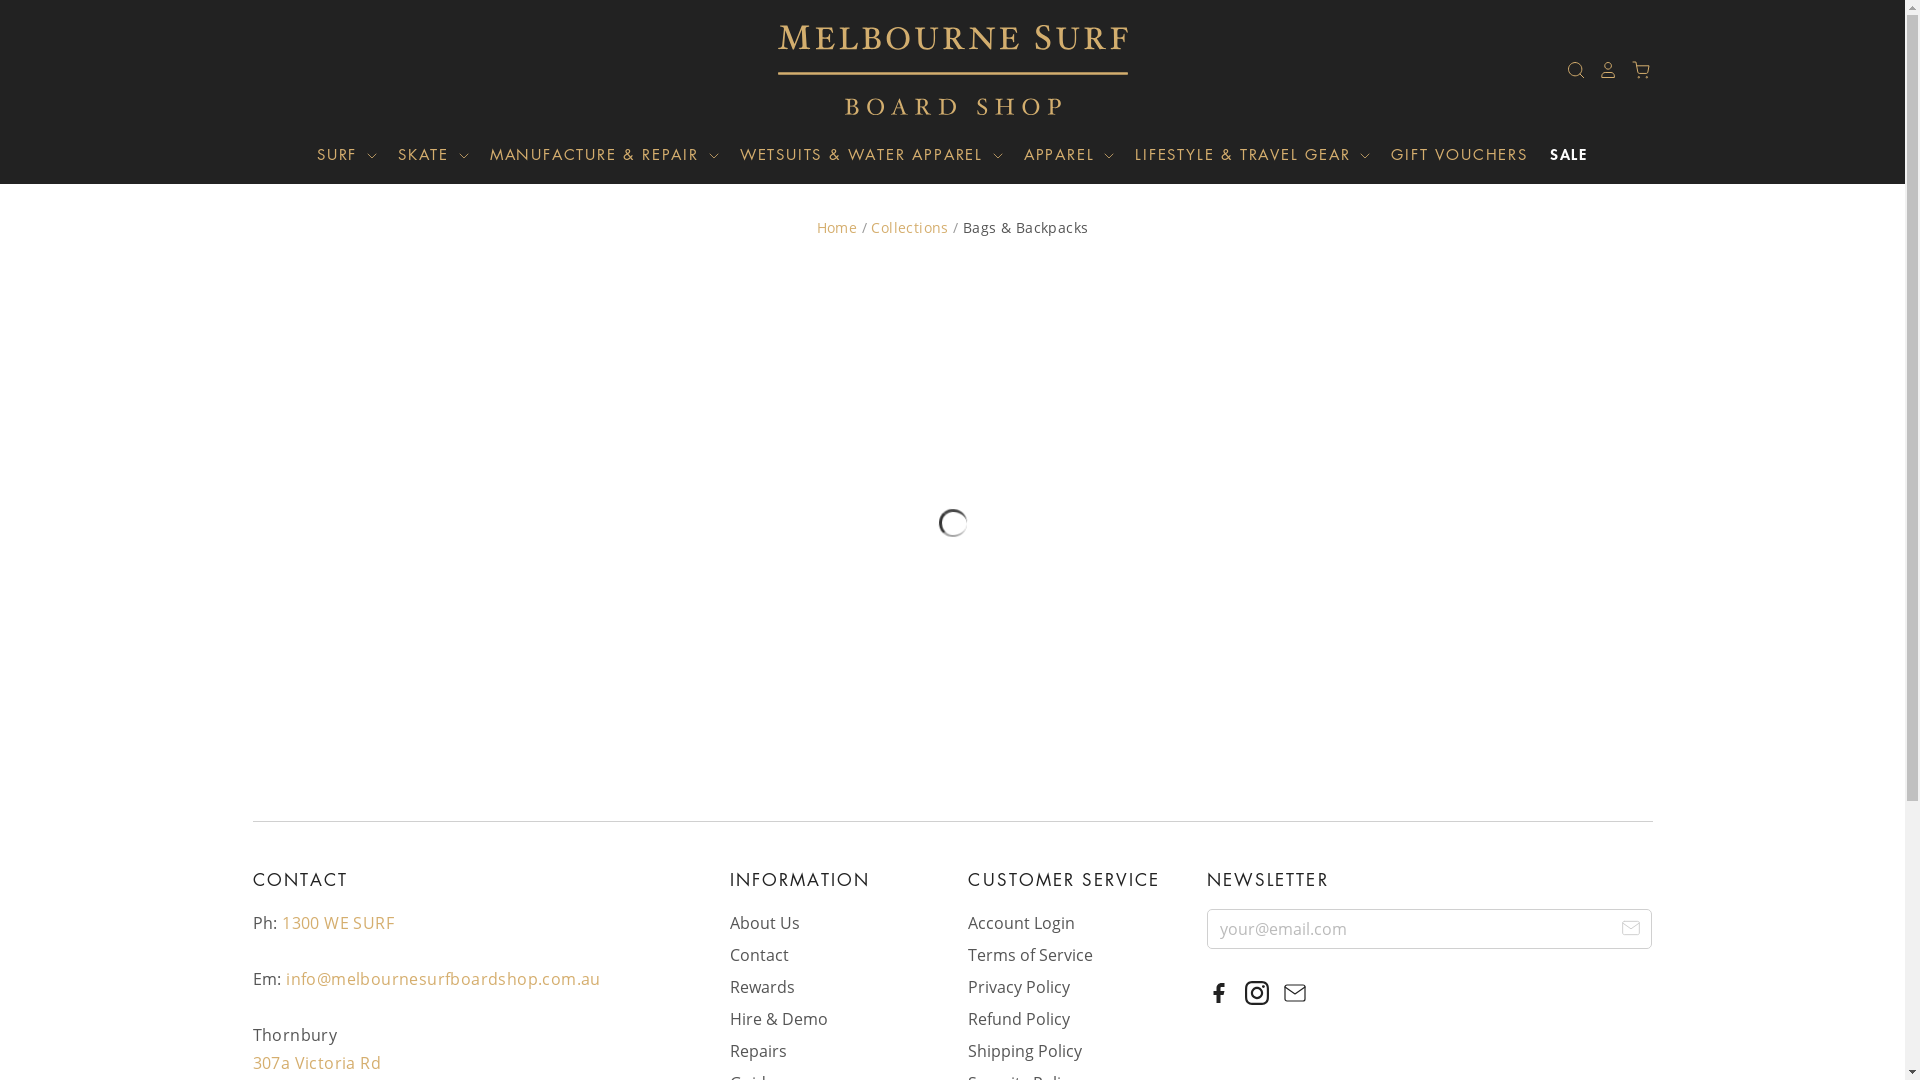 Image resolution: width=1920 pixels, height=1080 pixels. What do you see at coordinates (757, 1049) in the screenshot?
I see `'Repairs'` at bounding box center [757, 1049].